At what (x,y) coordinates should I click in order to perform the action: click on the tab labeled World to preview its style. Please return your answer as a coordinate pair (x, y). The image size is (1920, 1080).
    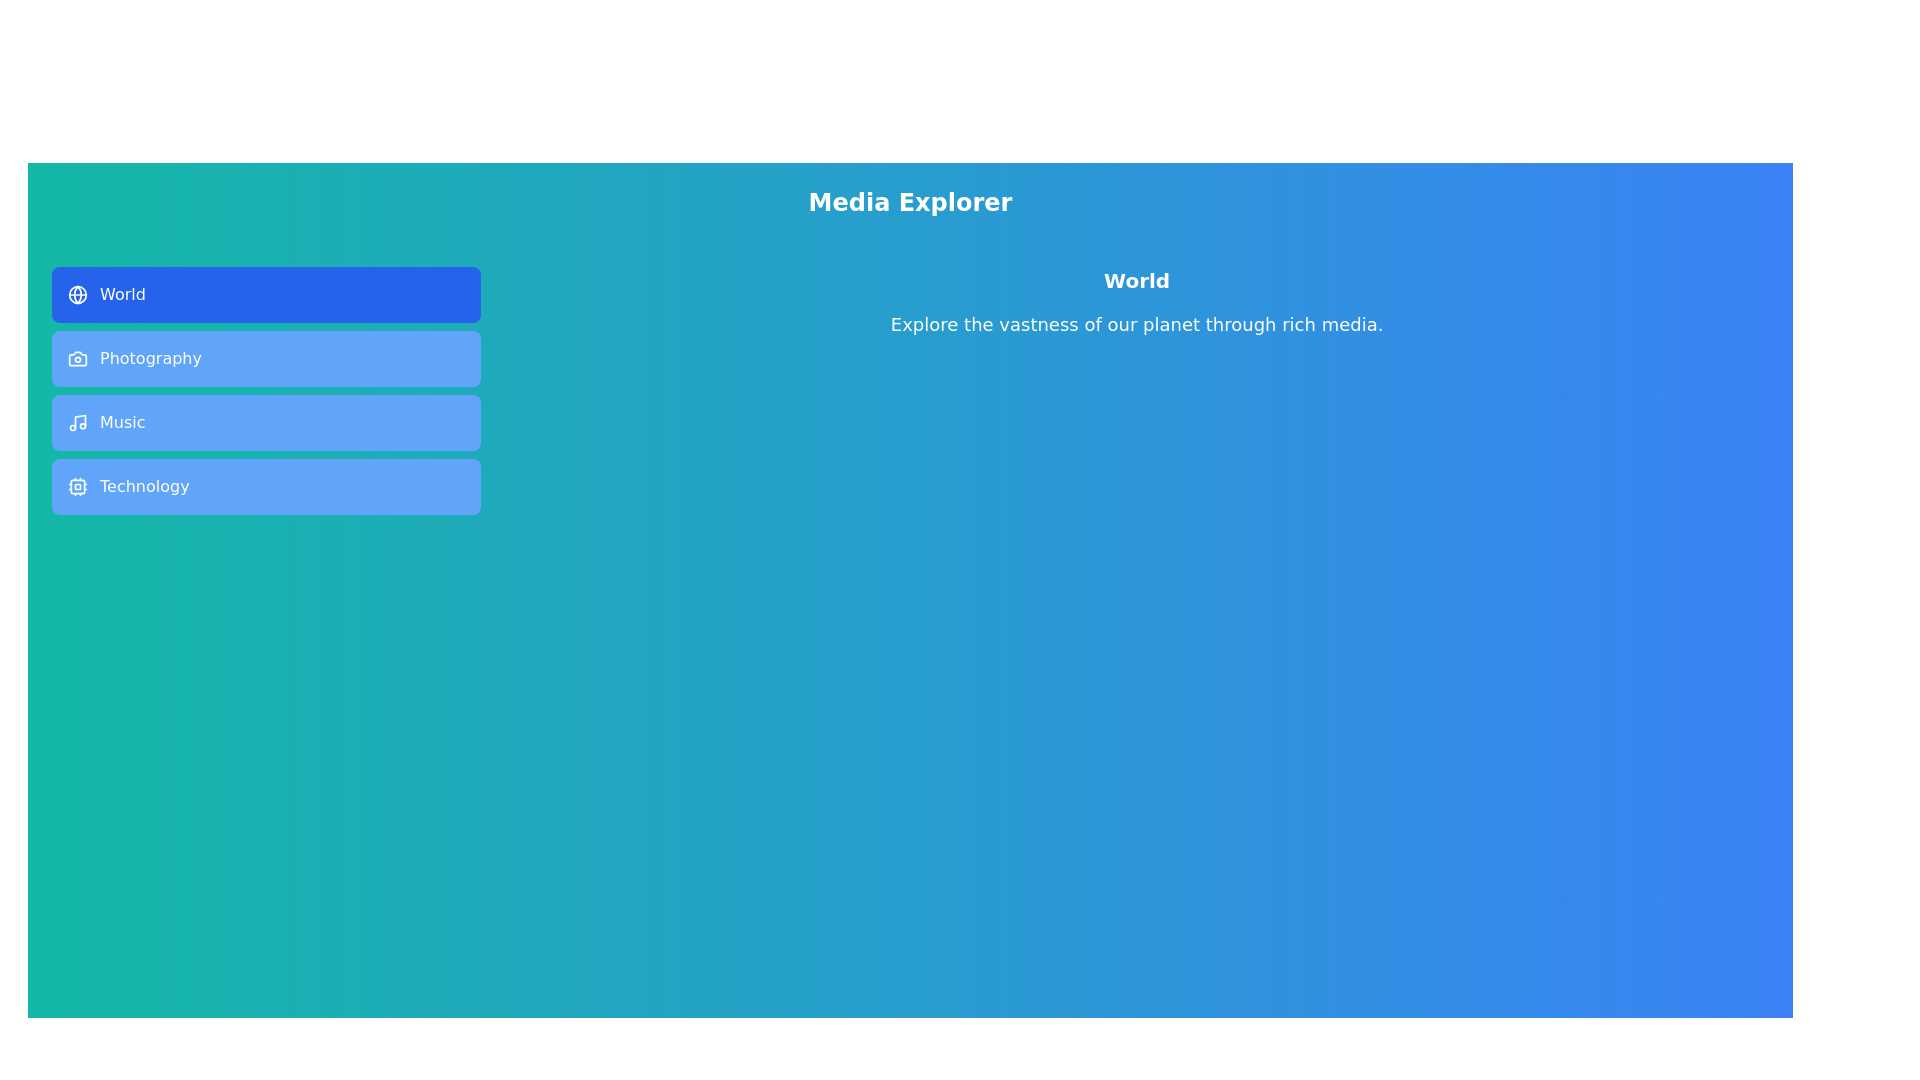
    Looking at the image, I should click on (265, 294).